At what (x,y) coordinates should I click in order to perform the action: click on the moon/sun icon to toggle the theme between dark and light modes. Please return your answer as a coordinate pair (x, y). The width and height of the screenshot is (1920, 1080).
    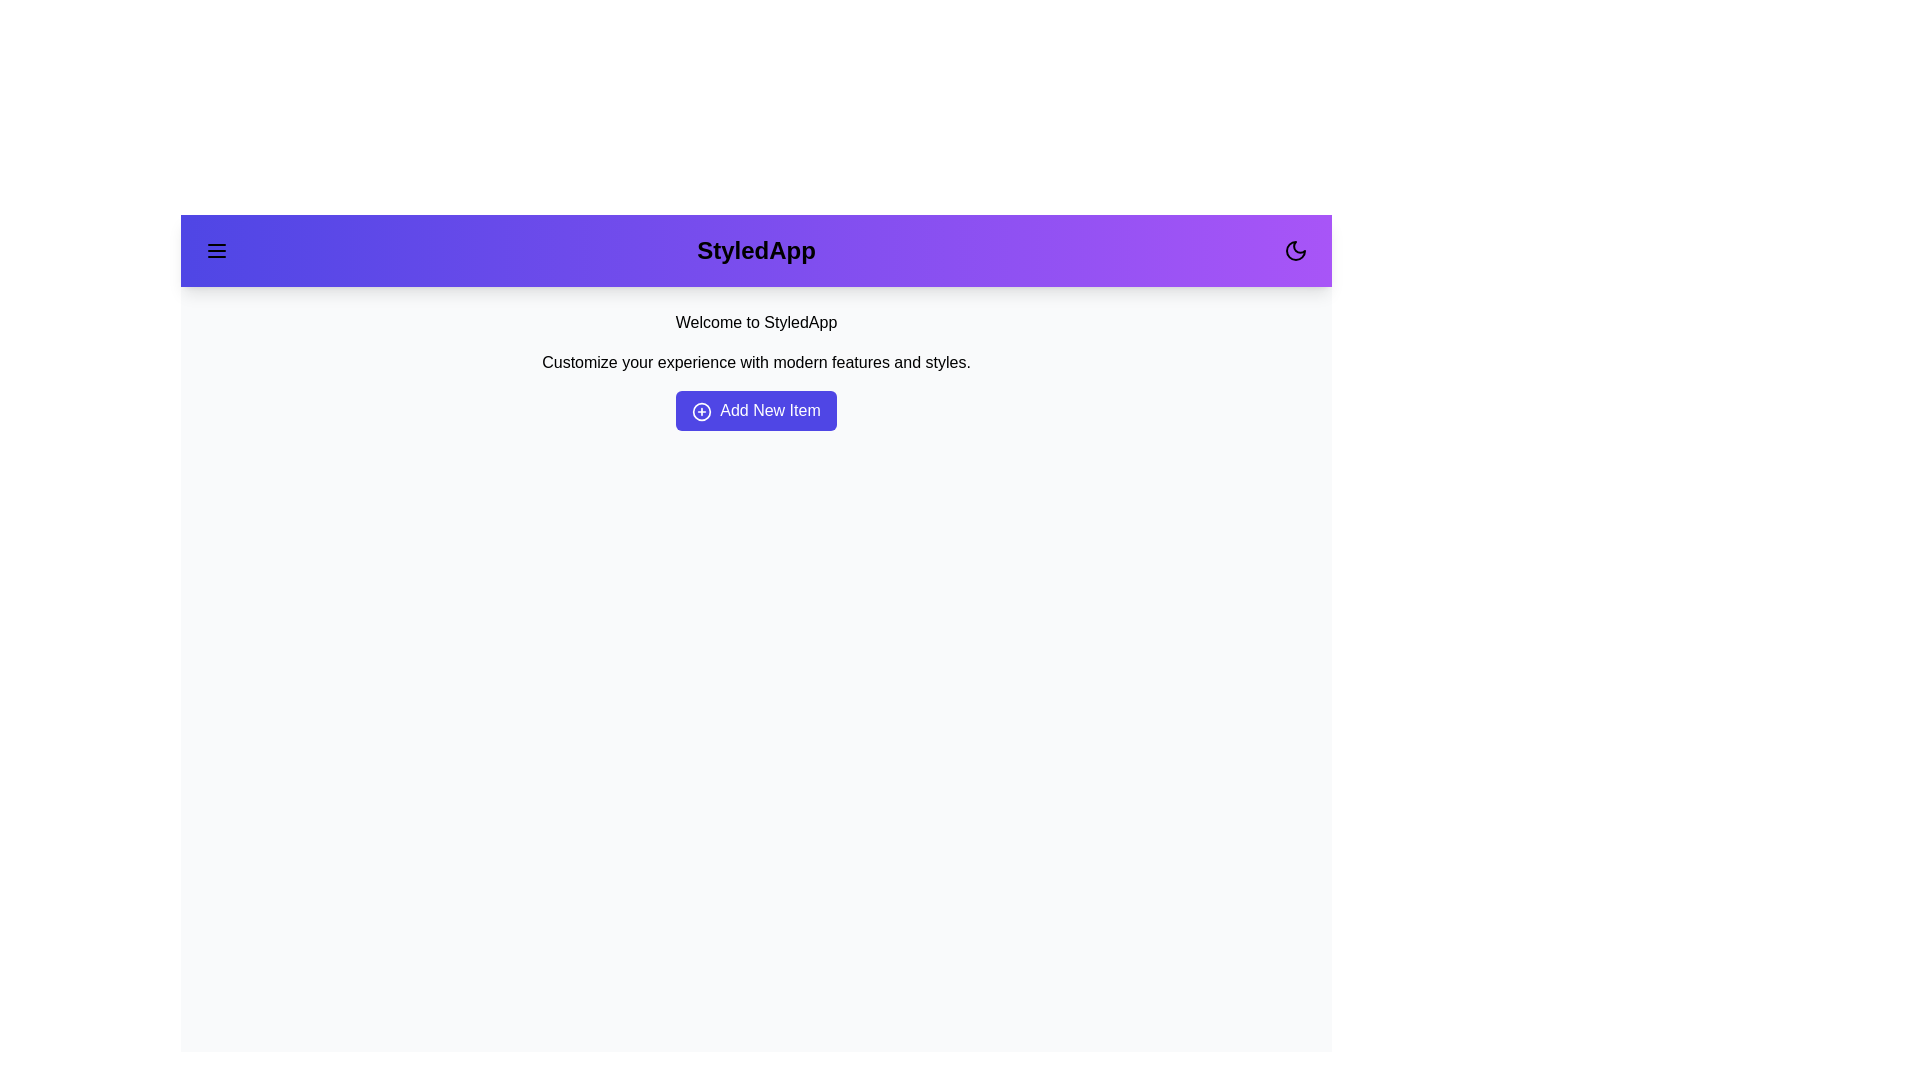
    Looking at the image, I should click on (1296, 249).